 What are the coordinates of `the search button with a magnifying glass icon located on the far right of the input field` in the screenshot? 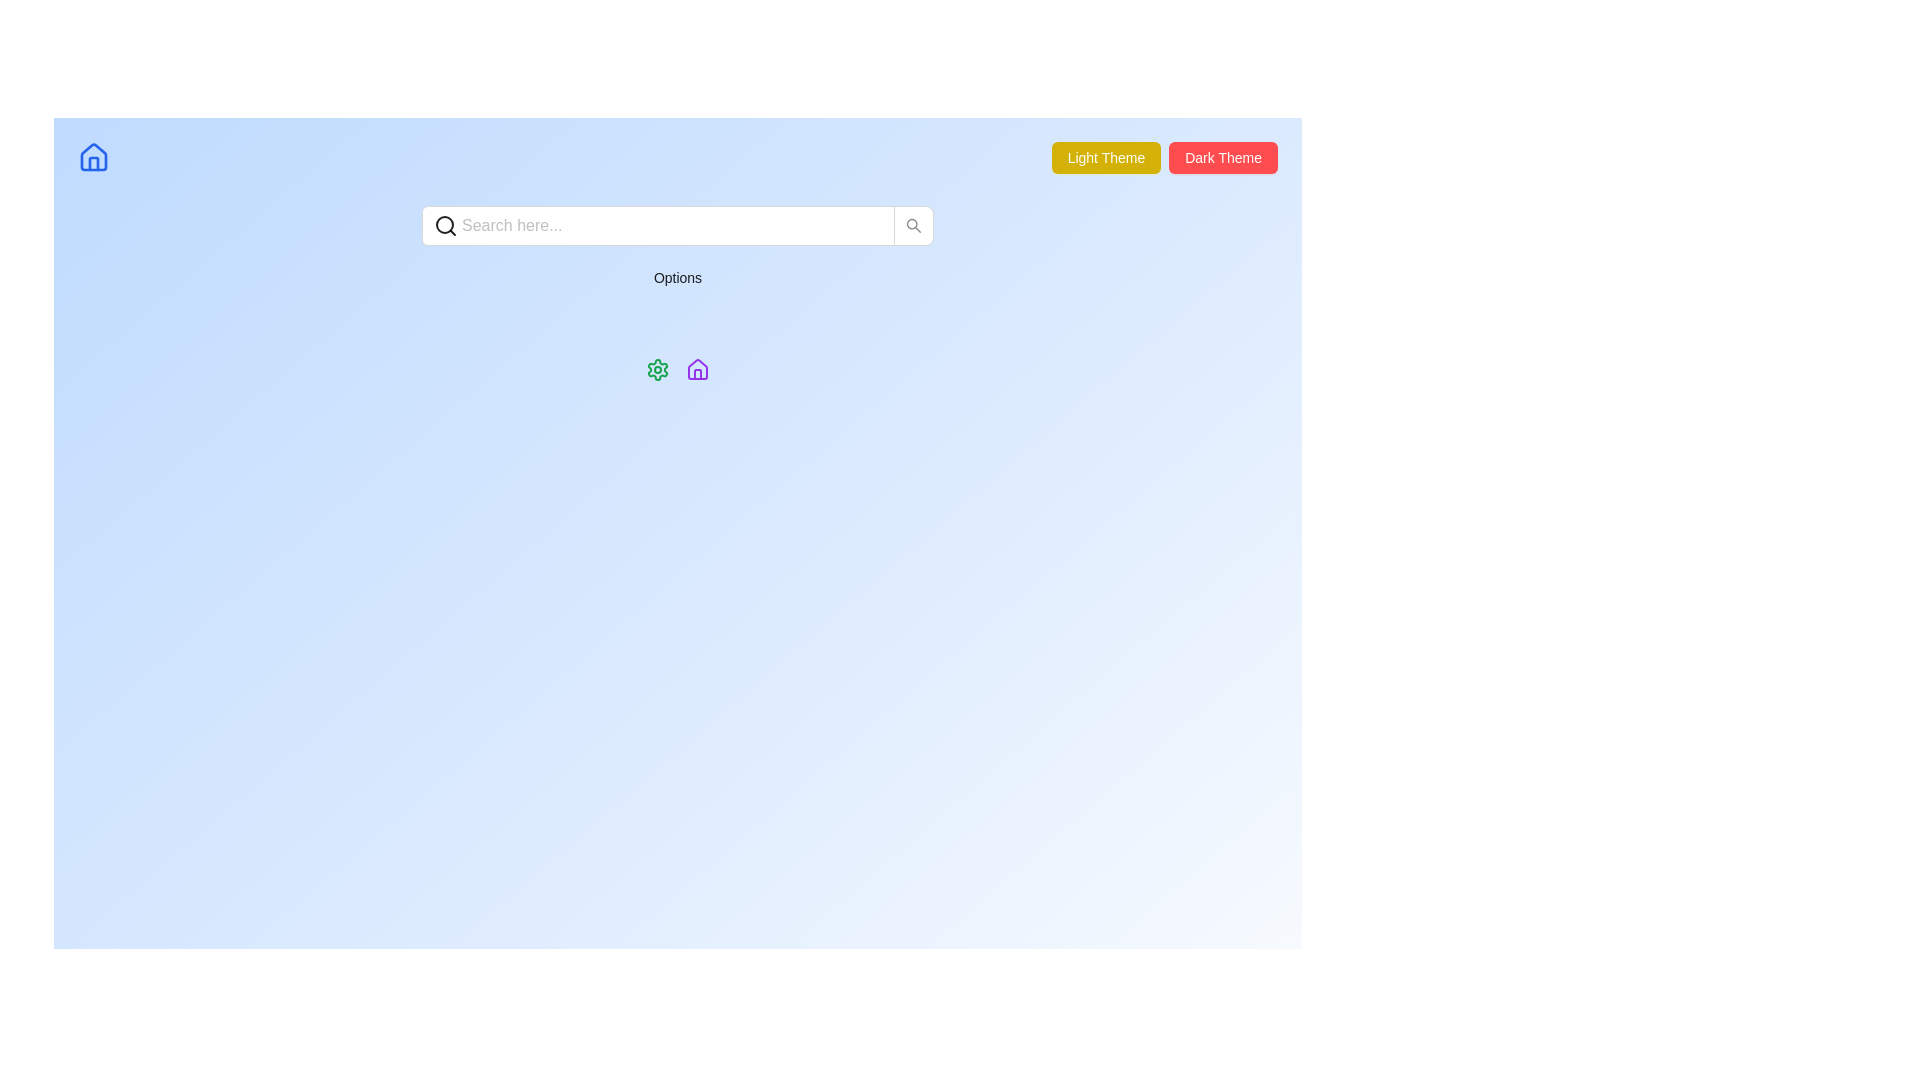 It's located at (912, 225).